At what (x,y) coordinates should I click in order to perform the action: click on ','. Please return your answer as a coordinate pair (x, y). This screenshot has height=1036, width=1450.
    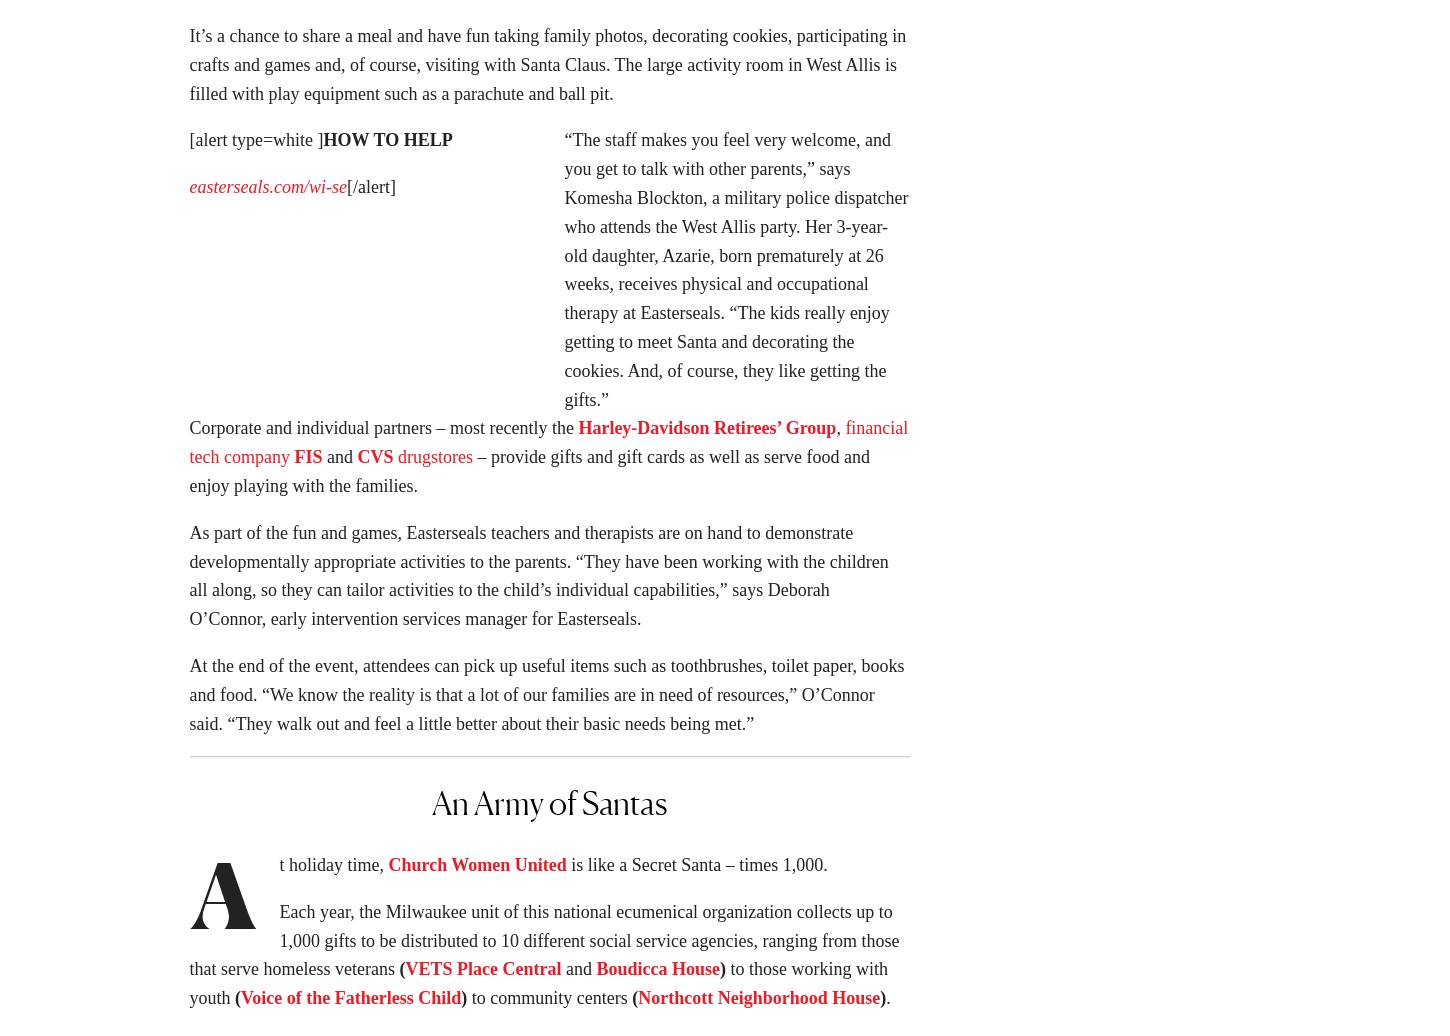
    Looking at the image, I should click on (840, 433).